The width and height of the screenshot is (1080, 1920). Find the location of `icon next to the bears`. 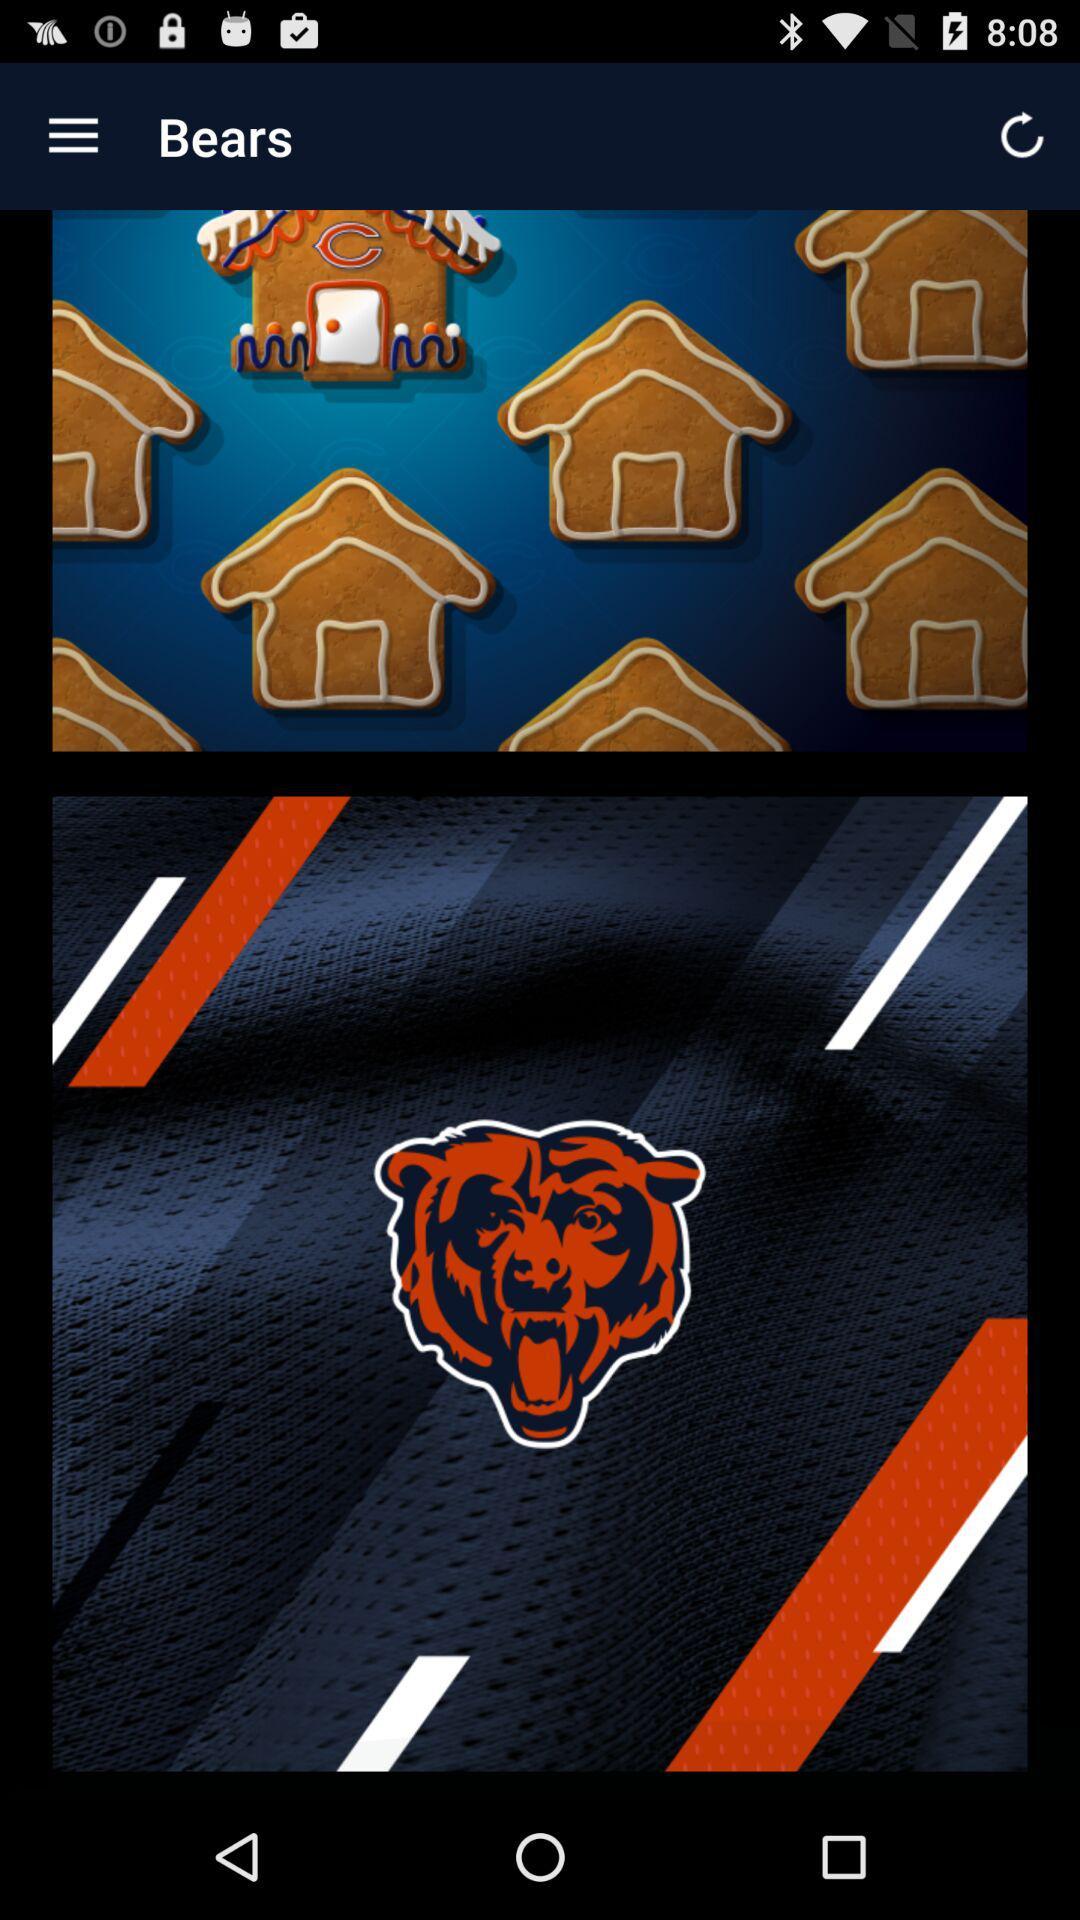

icon next to the bears is located at coordinates (72, 135).